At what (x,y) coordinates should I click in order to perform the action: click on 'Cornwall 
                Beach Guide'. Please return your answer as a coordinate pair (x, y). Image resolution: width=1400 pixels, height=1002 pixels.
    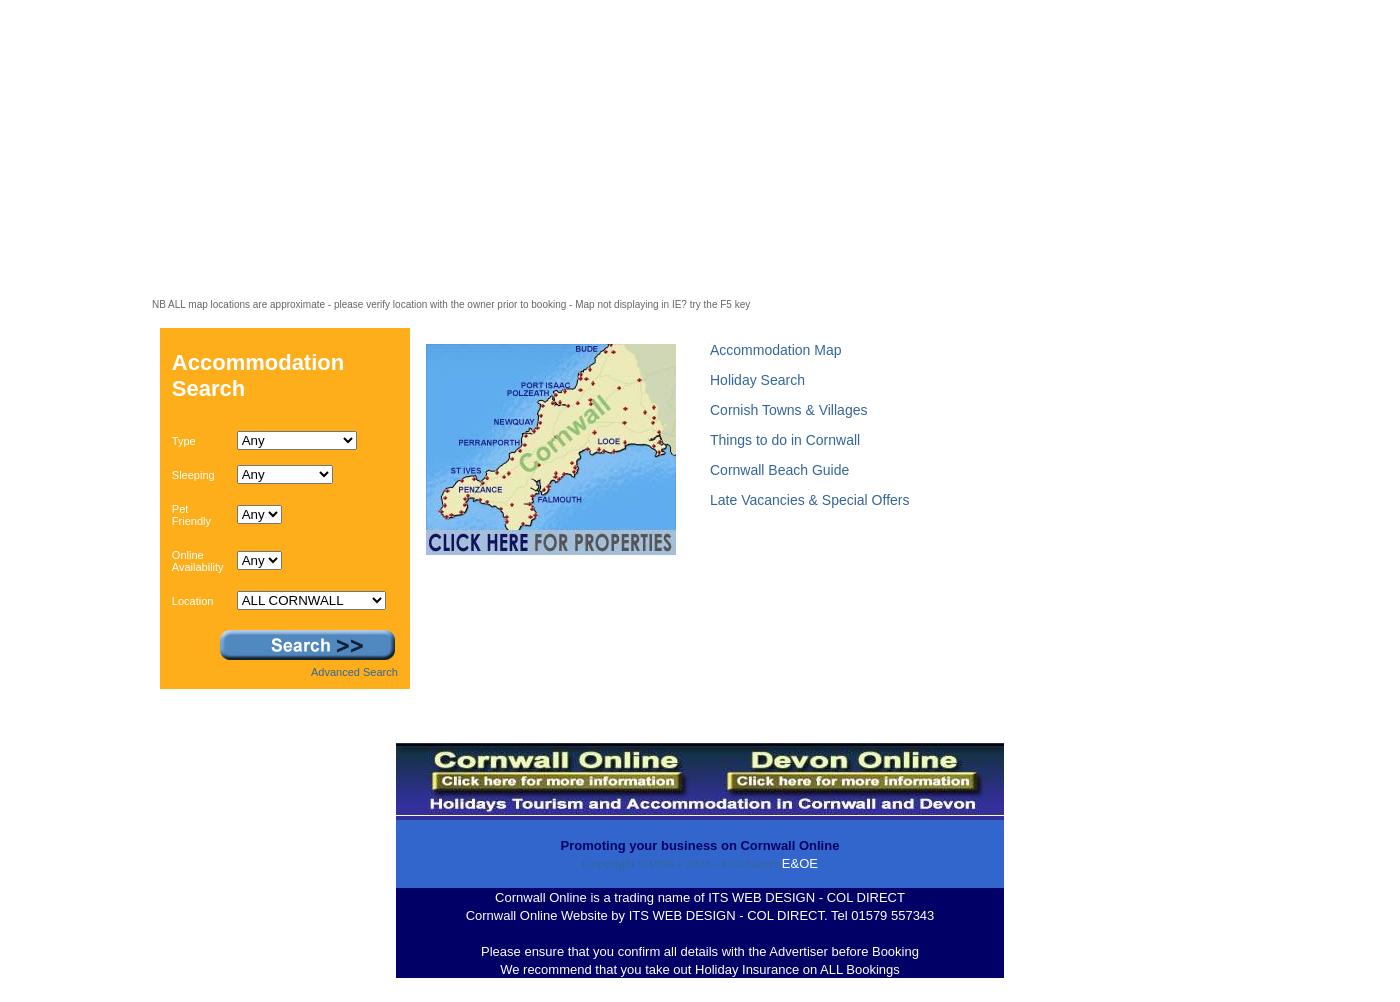
    Looking at the image, I should click on (778, 468).